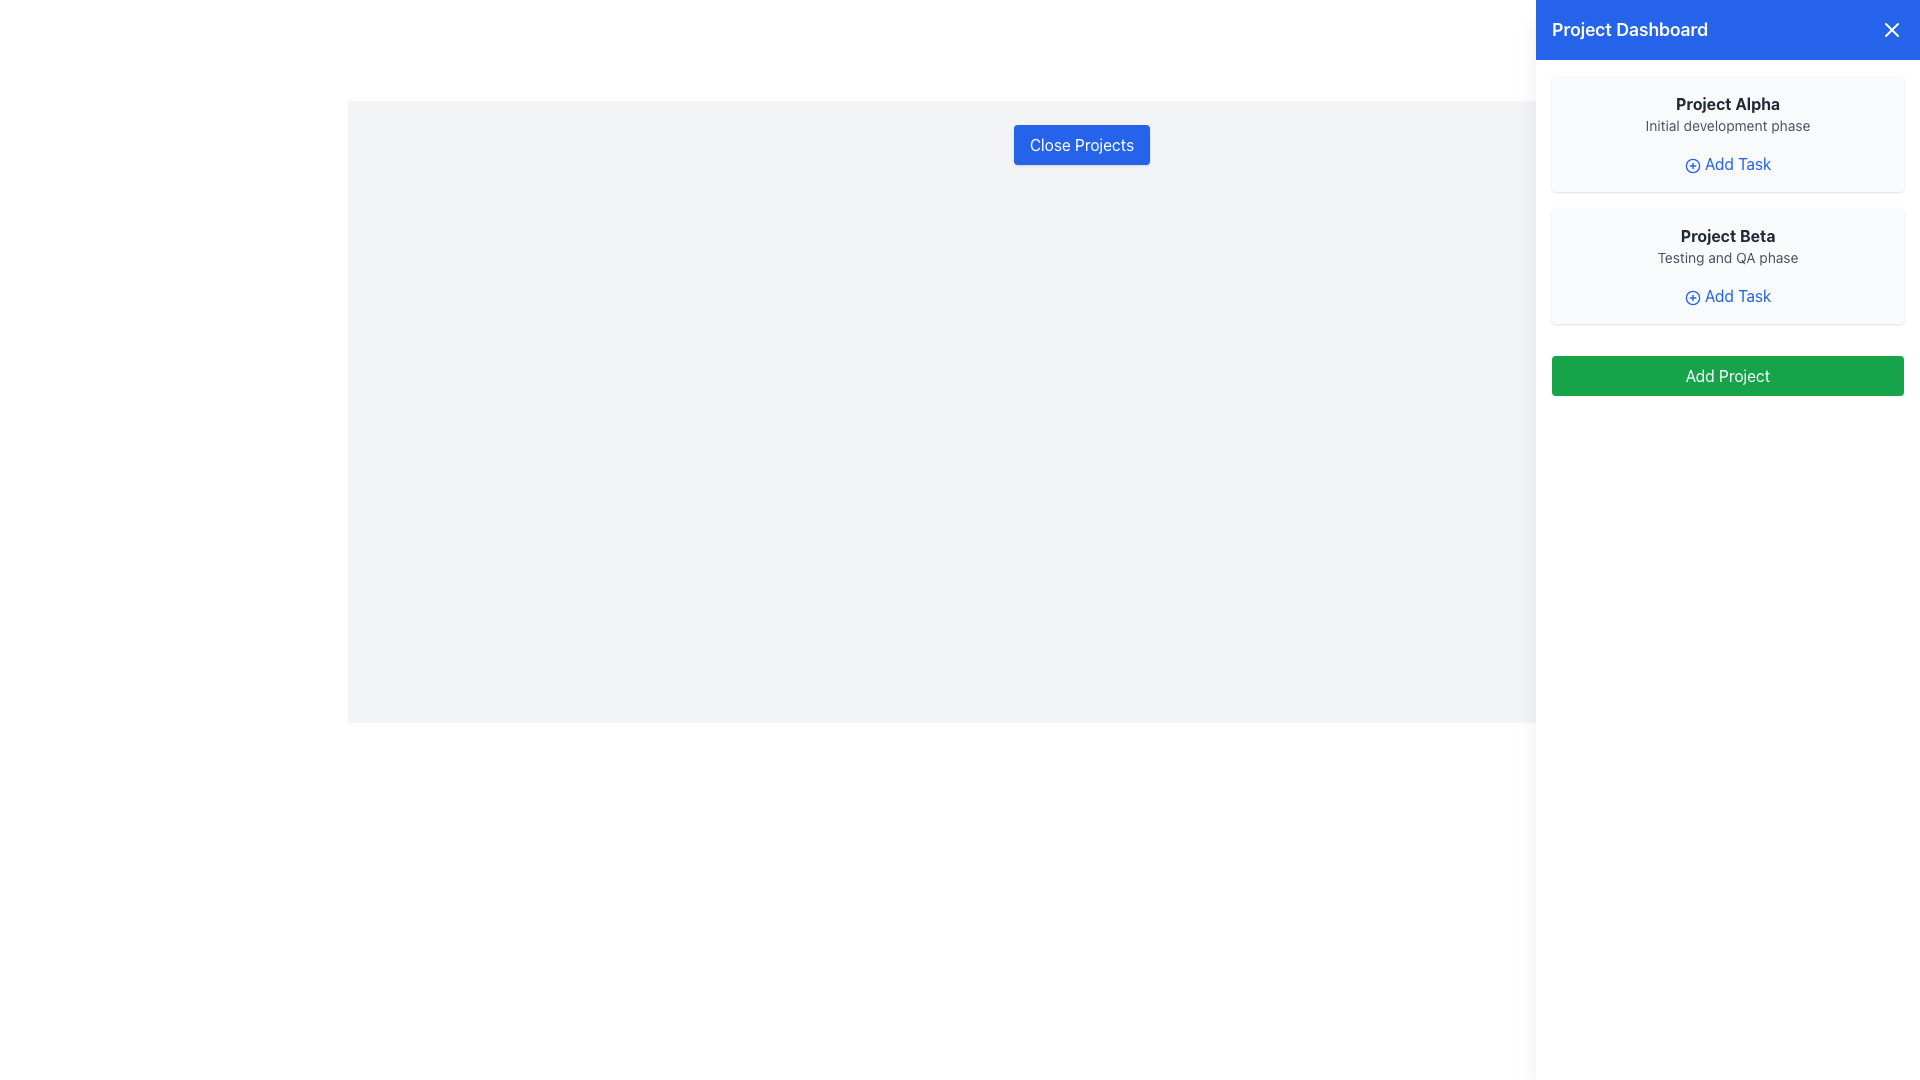 The width and height of the screenshot is (1920, 1080). What do you see at coordinates (1727, 257) in the screenshot?
I see `the text label displaying 'Testing and QA phase' in light gray font, which is located beneath the heading 'Project Beta'` at bounding box center [1727, 257].